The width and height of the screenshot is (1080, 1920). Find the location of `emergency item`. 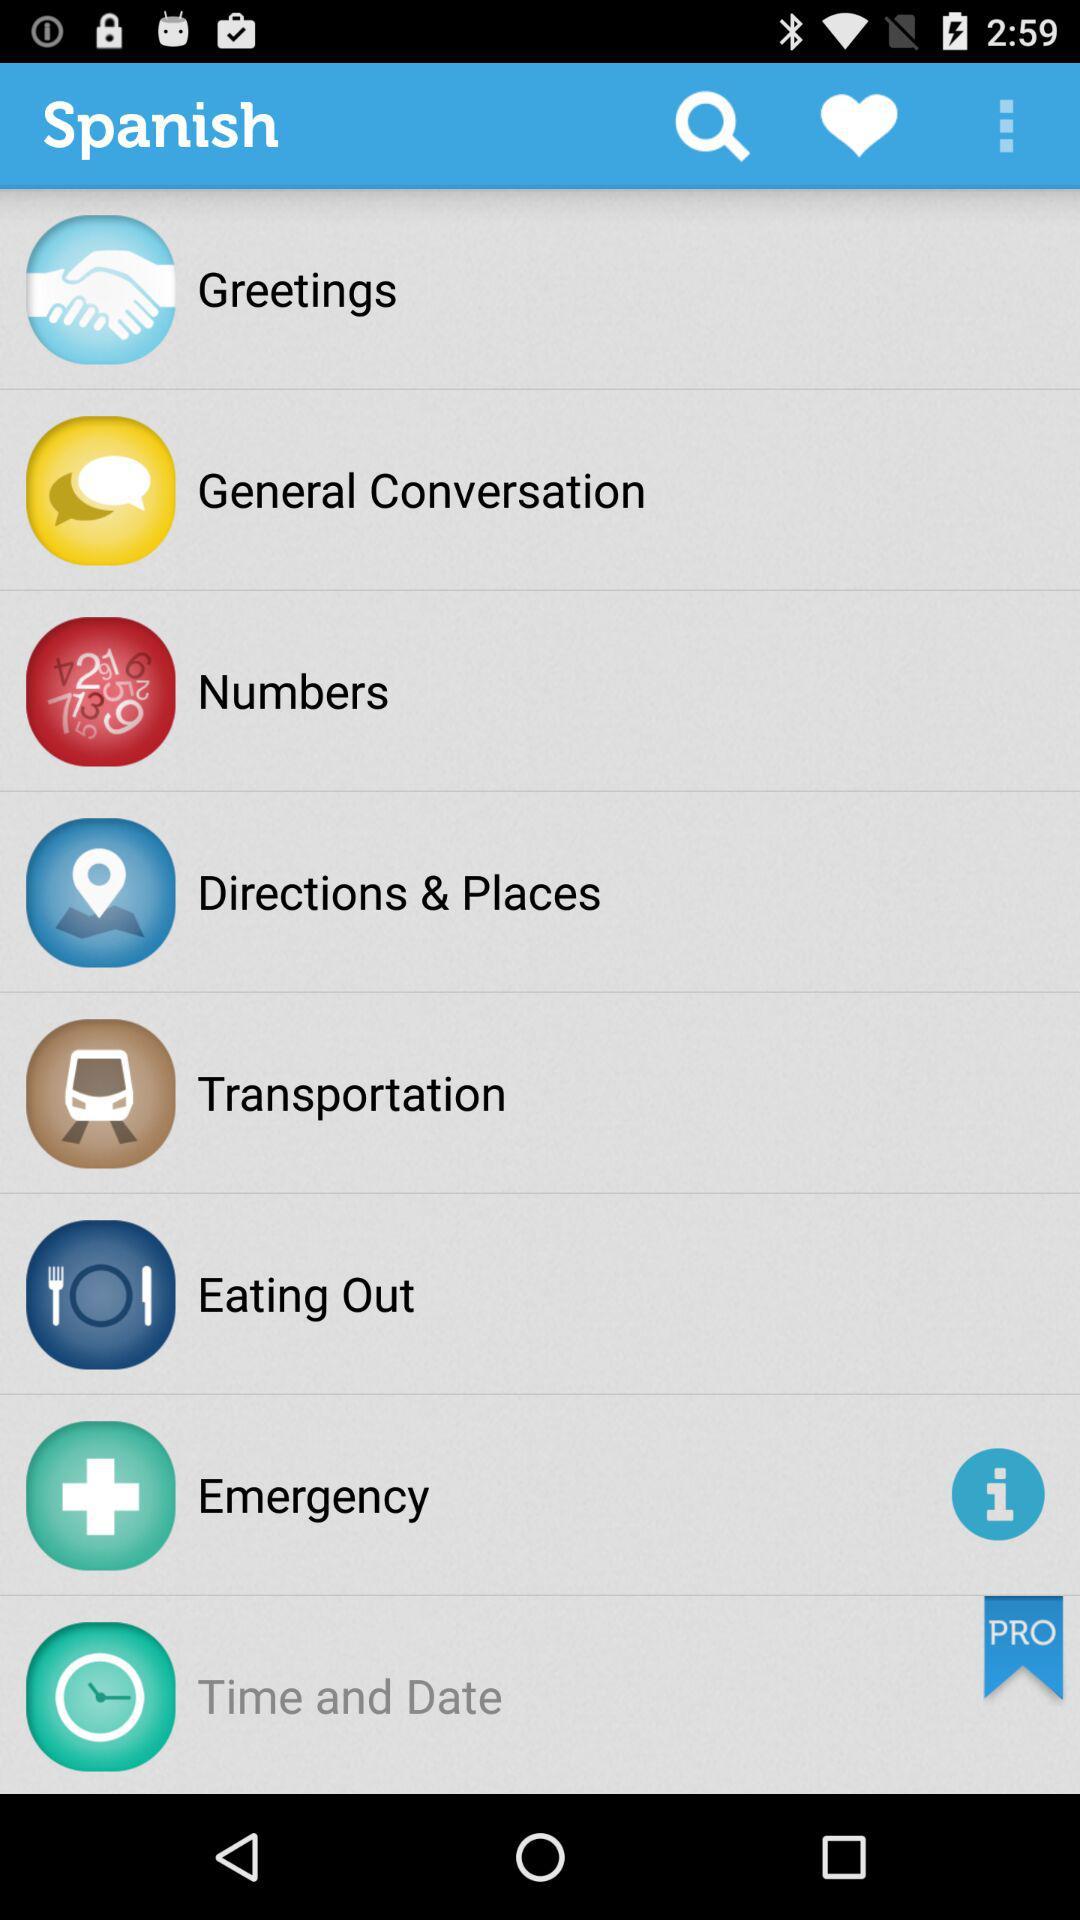

emergency item is located at coordinates (570, 1494).